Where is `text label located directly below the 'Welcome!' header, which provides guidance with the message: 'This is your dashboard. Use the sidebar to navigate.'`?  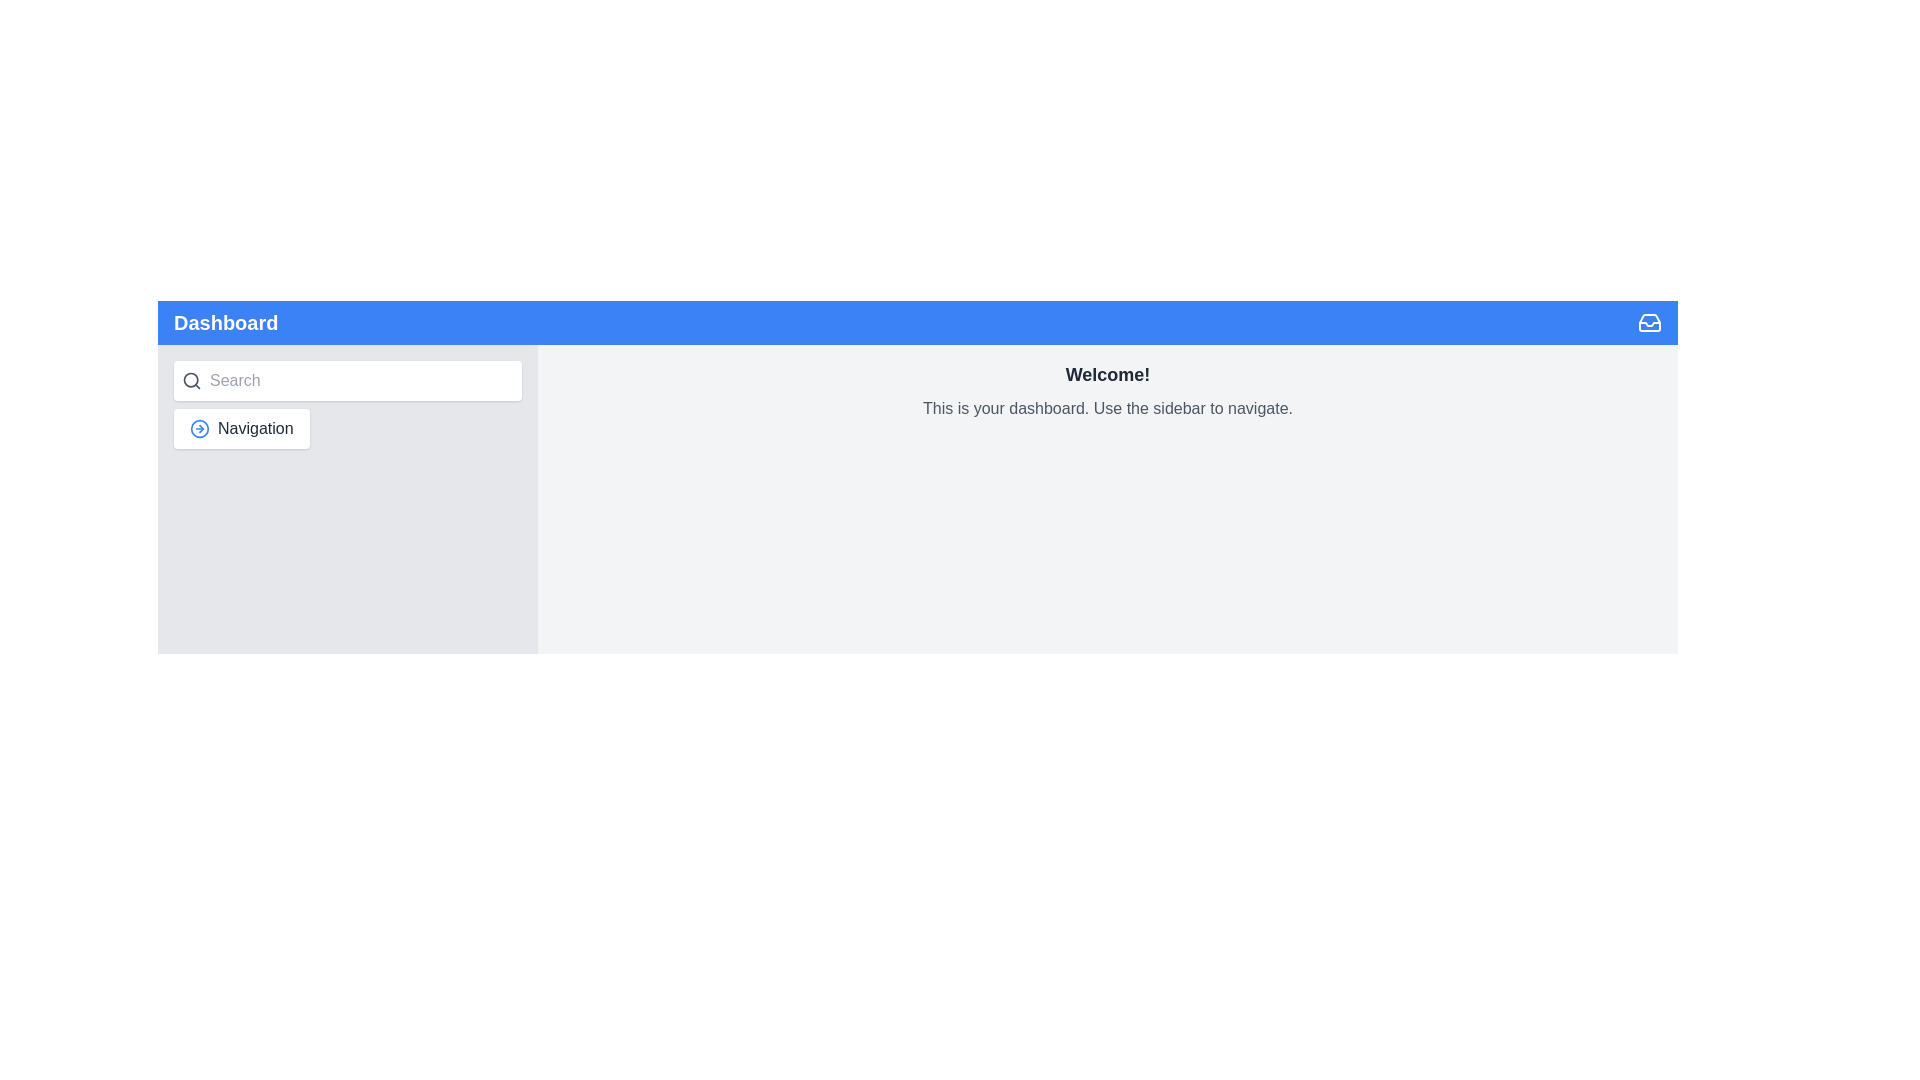 text label located directly below the 'Welcome!' header, which provides guidance with the message: 'This is your dashboard. Use the sidebar to navigate.' is located at coordinates (1107, 407).